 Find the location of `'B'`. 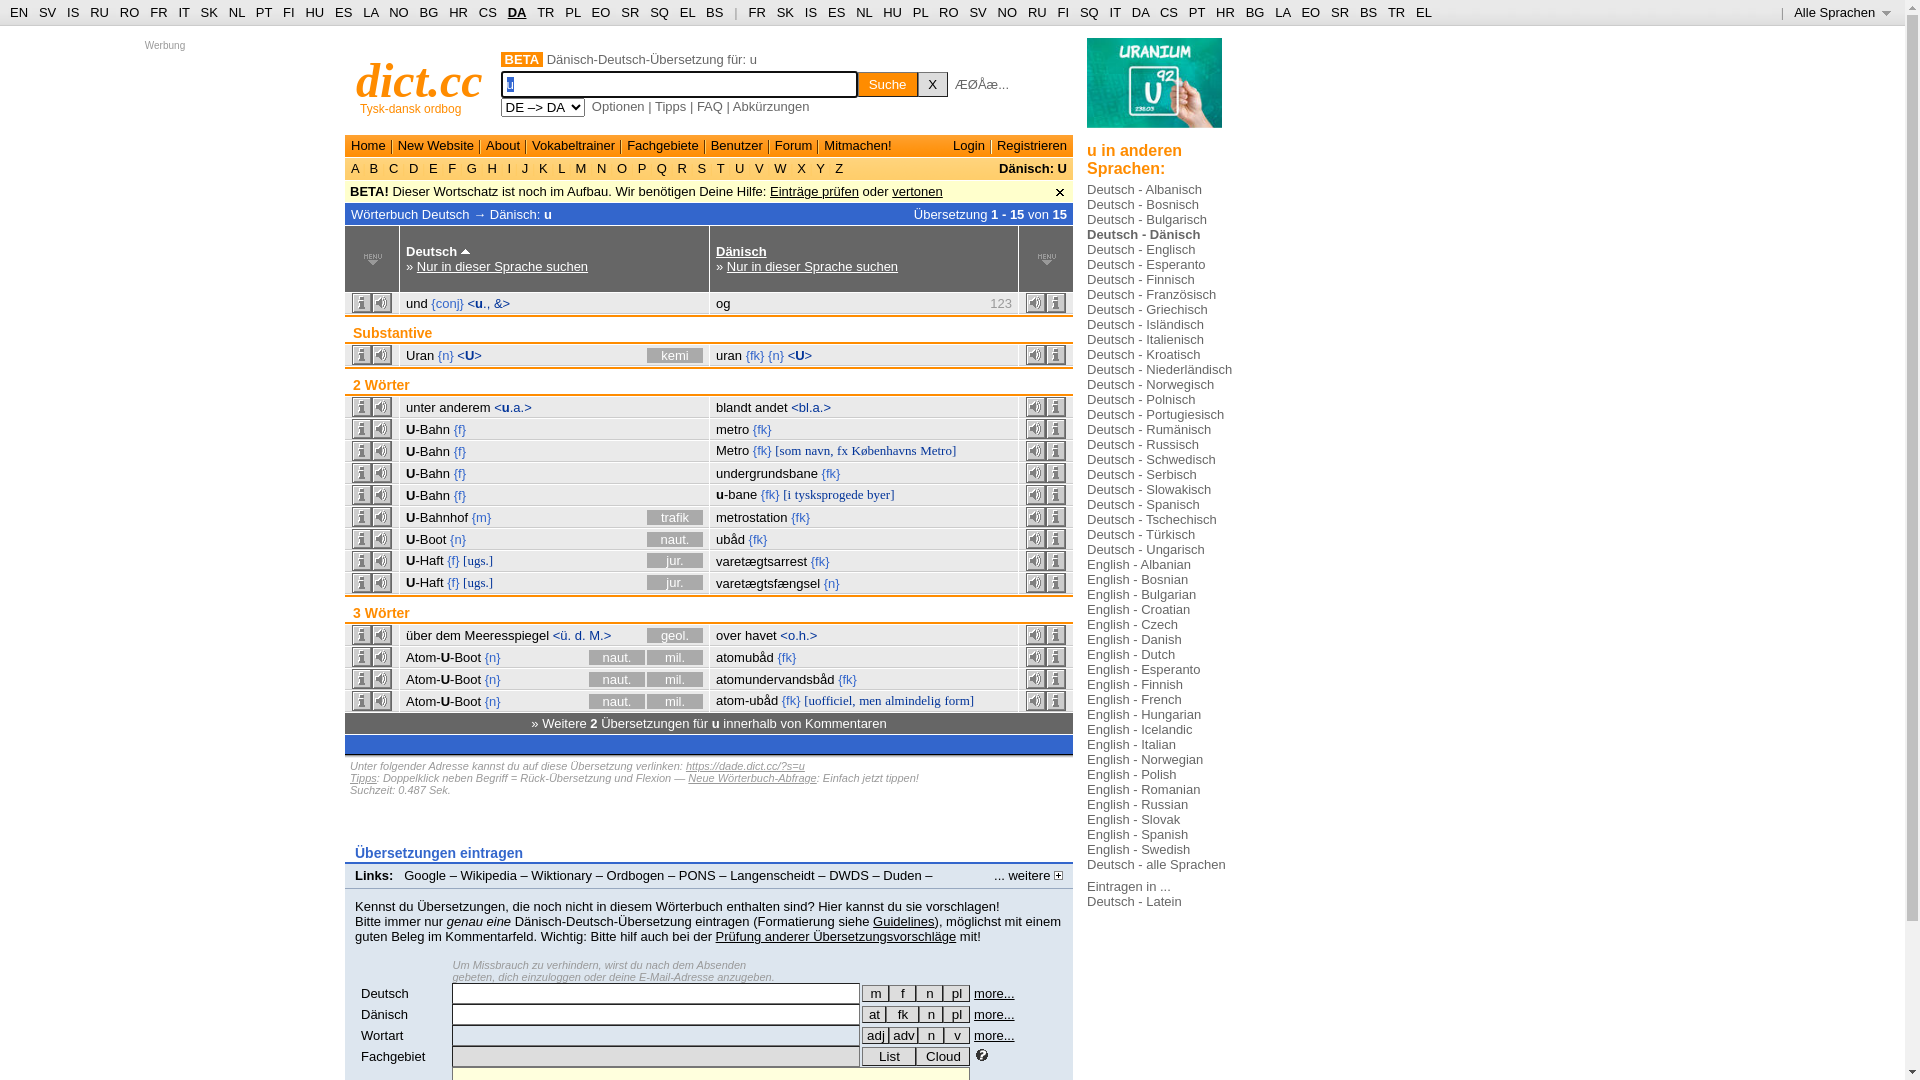

'B' is located at coordinates (374, 167).